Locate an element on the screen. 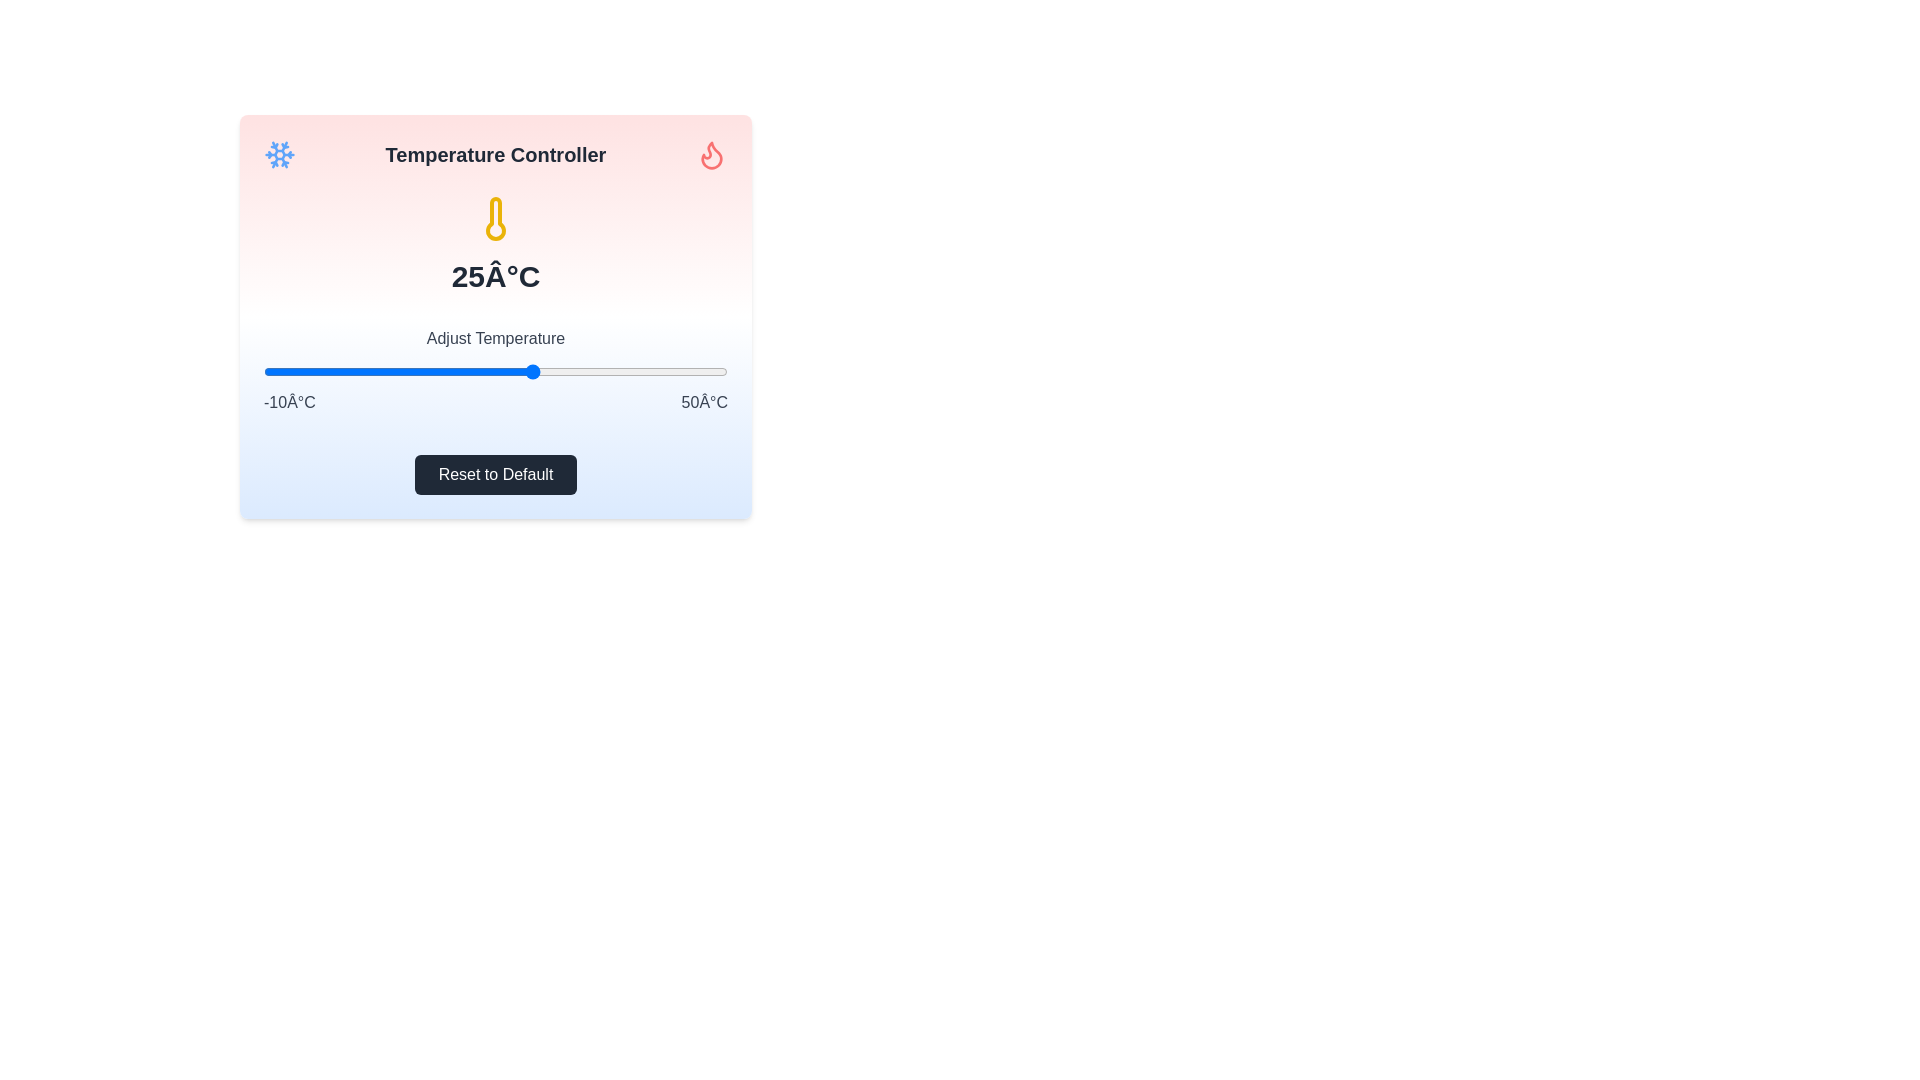  the temperature slider to set the temperature to 3°C is located at coordinates (364, 371).